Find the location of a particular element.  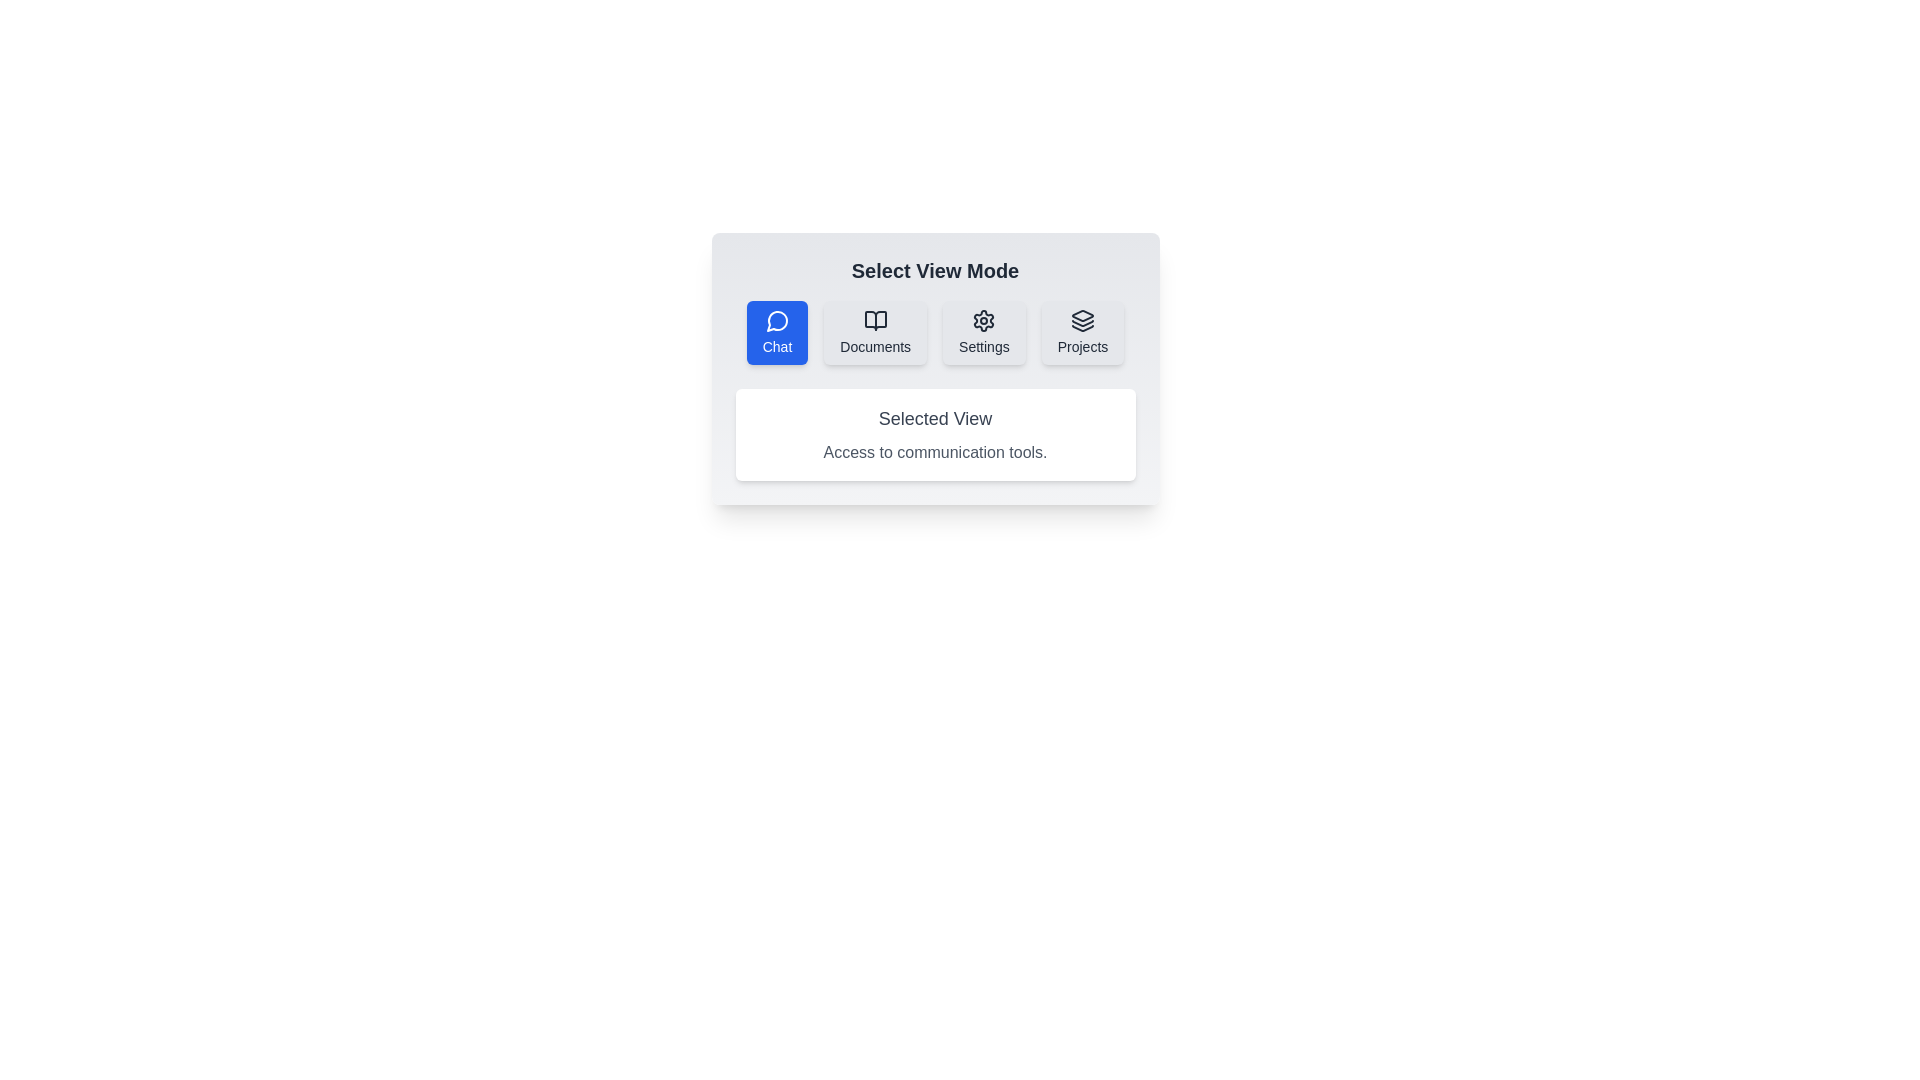

the button labeled 'Settings' to observe its hover effect is located at coordinates (984, 331).